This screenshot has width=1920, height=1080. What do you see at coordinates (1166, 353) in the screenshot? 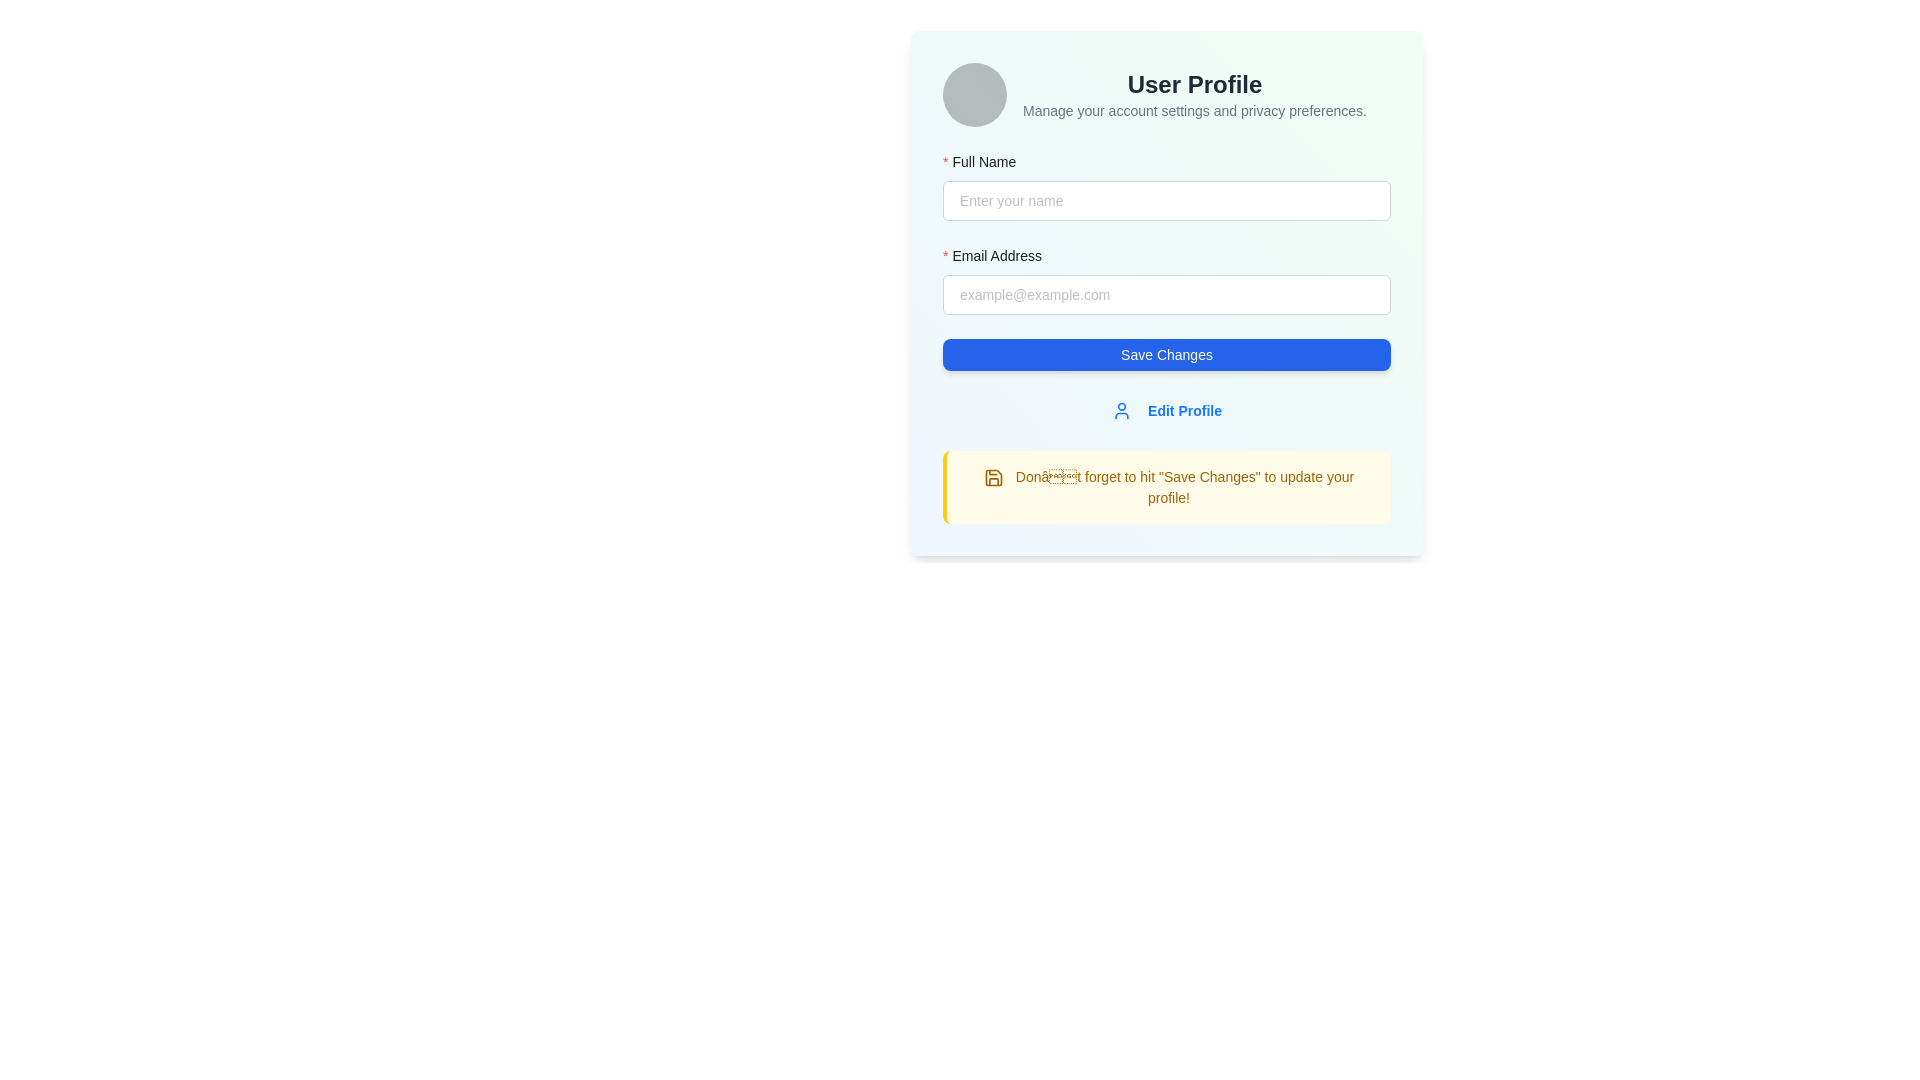
I see `the rectangular button with a blue background and white text reading 'Save Changes'` at bounding box center [1166, 353].